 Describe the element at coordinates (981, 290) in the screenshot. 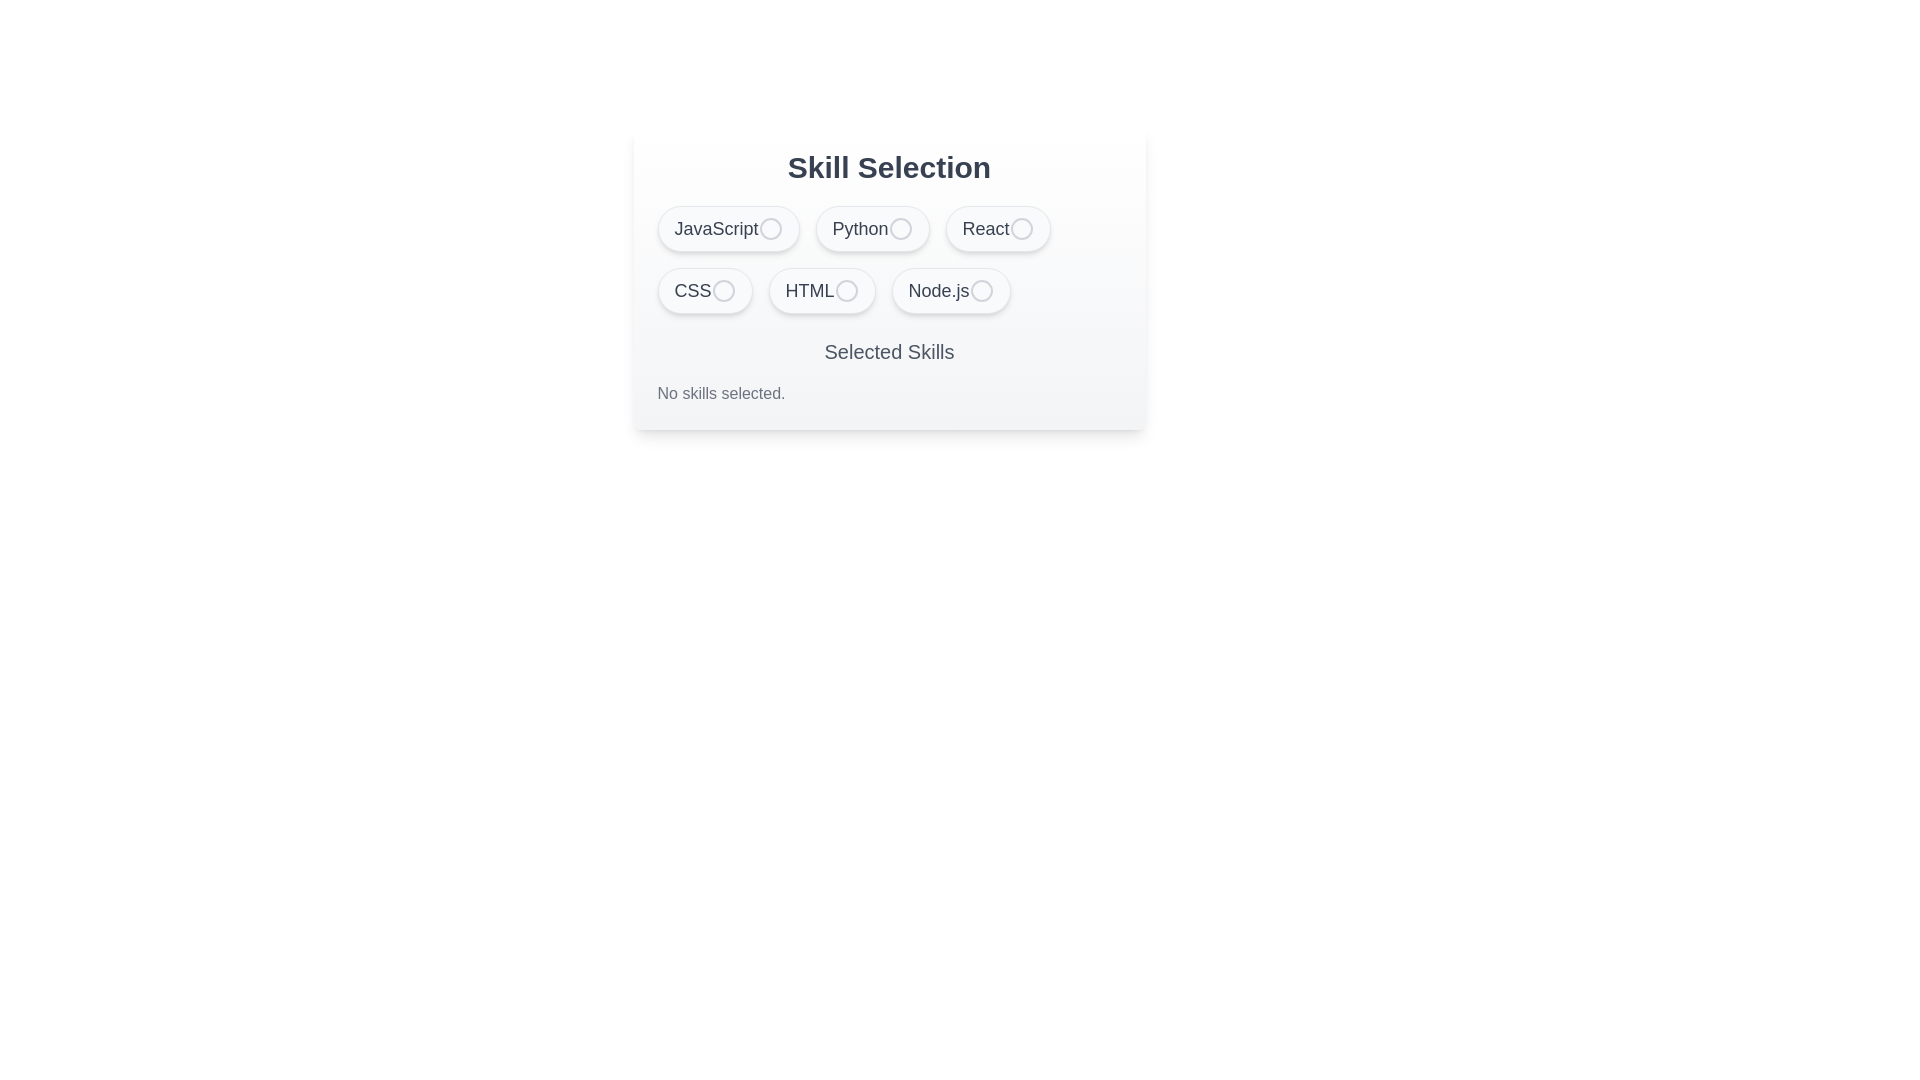

I see `the outlined gray circle SVG element located to the right of the 'Node.js' label within its button, part of the 'Skill Selection' grid layout` at that location.